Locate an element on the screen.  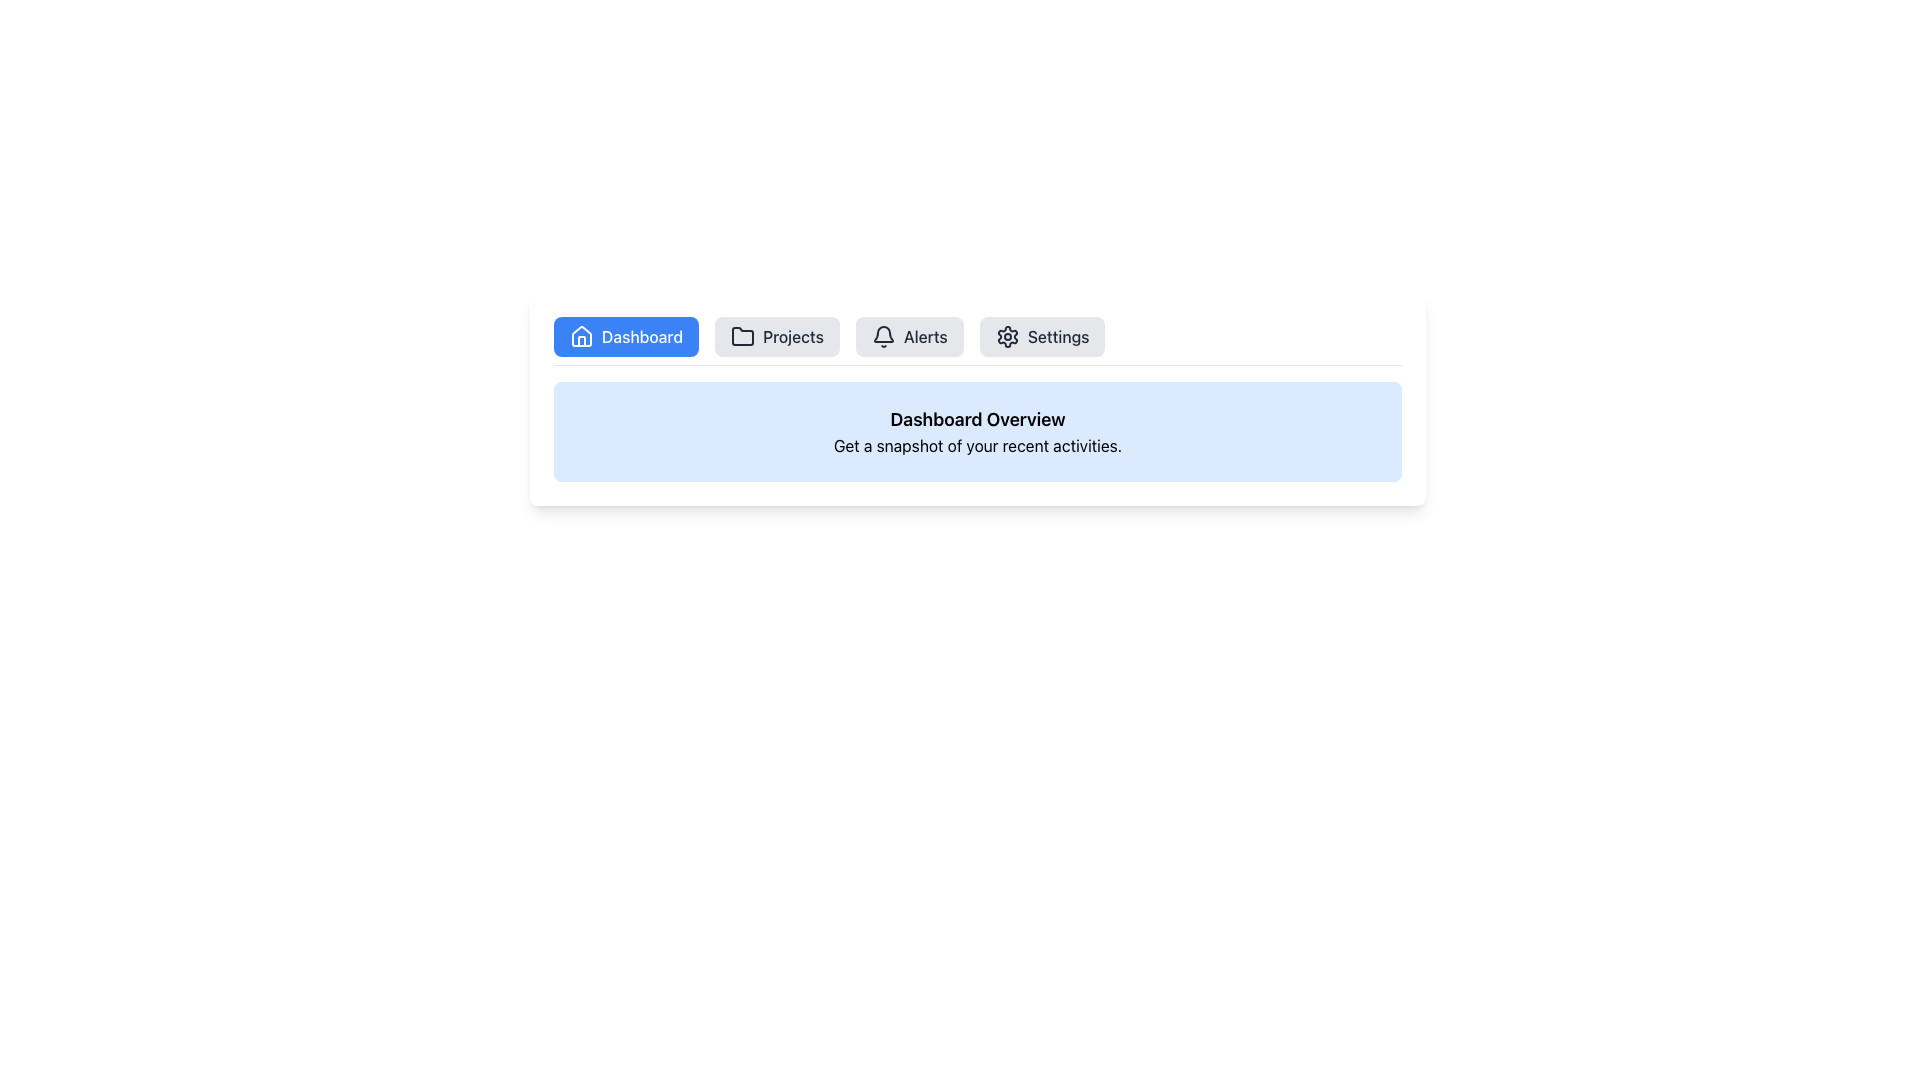
the 'Projects' button containing the folder icon is located at coordinates (742, 335).